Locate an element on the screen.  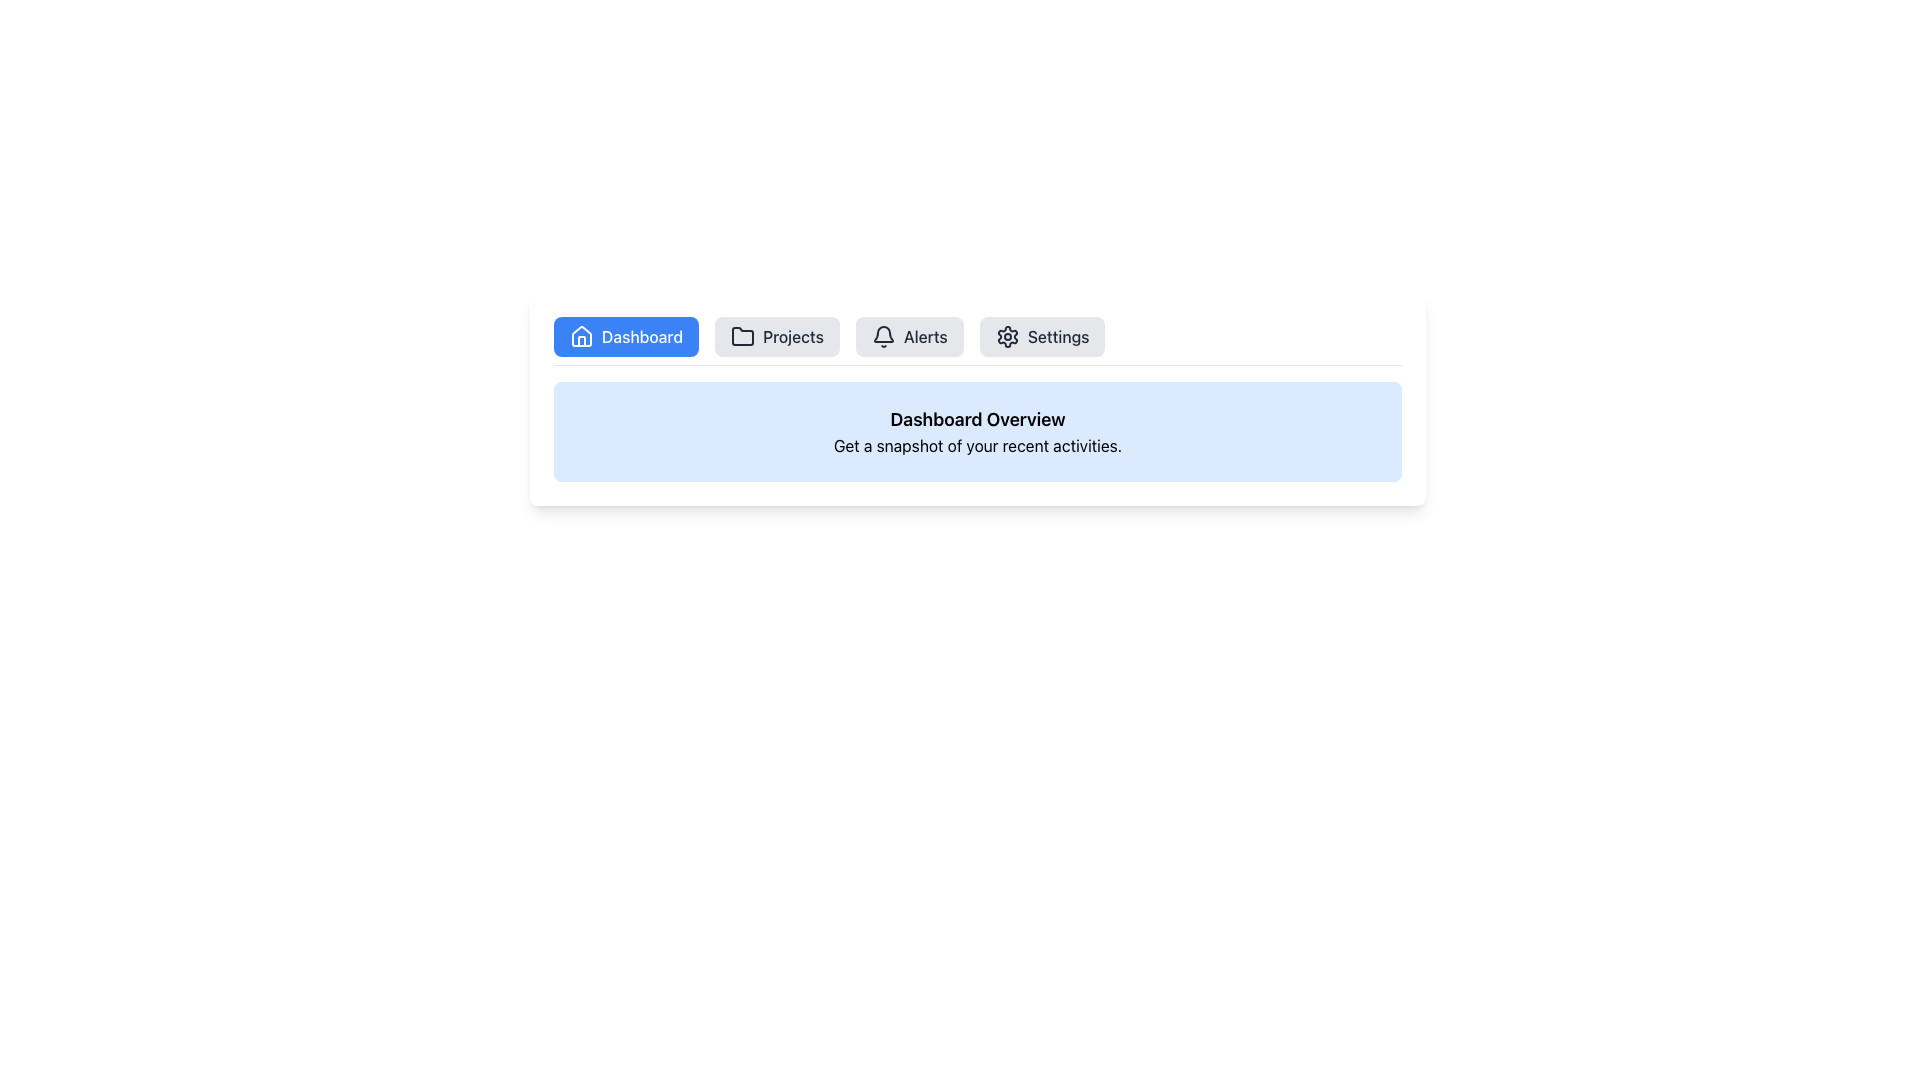
the 'Projects' button containing the folder icon is located at coordinates (742, 335).